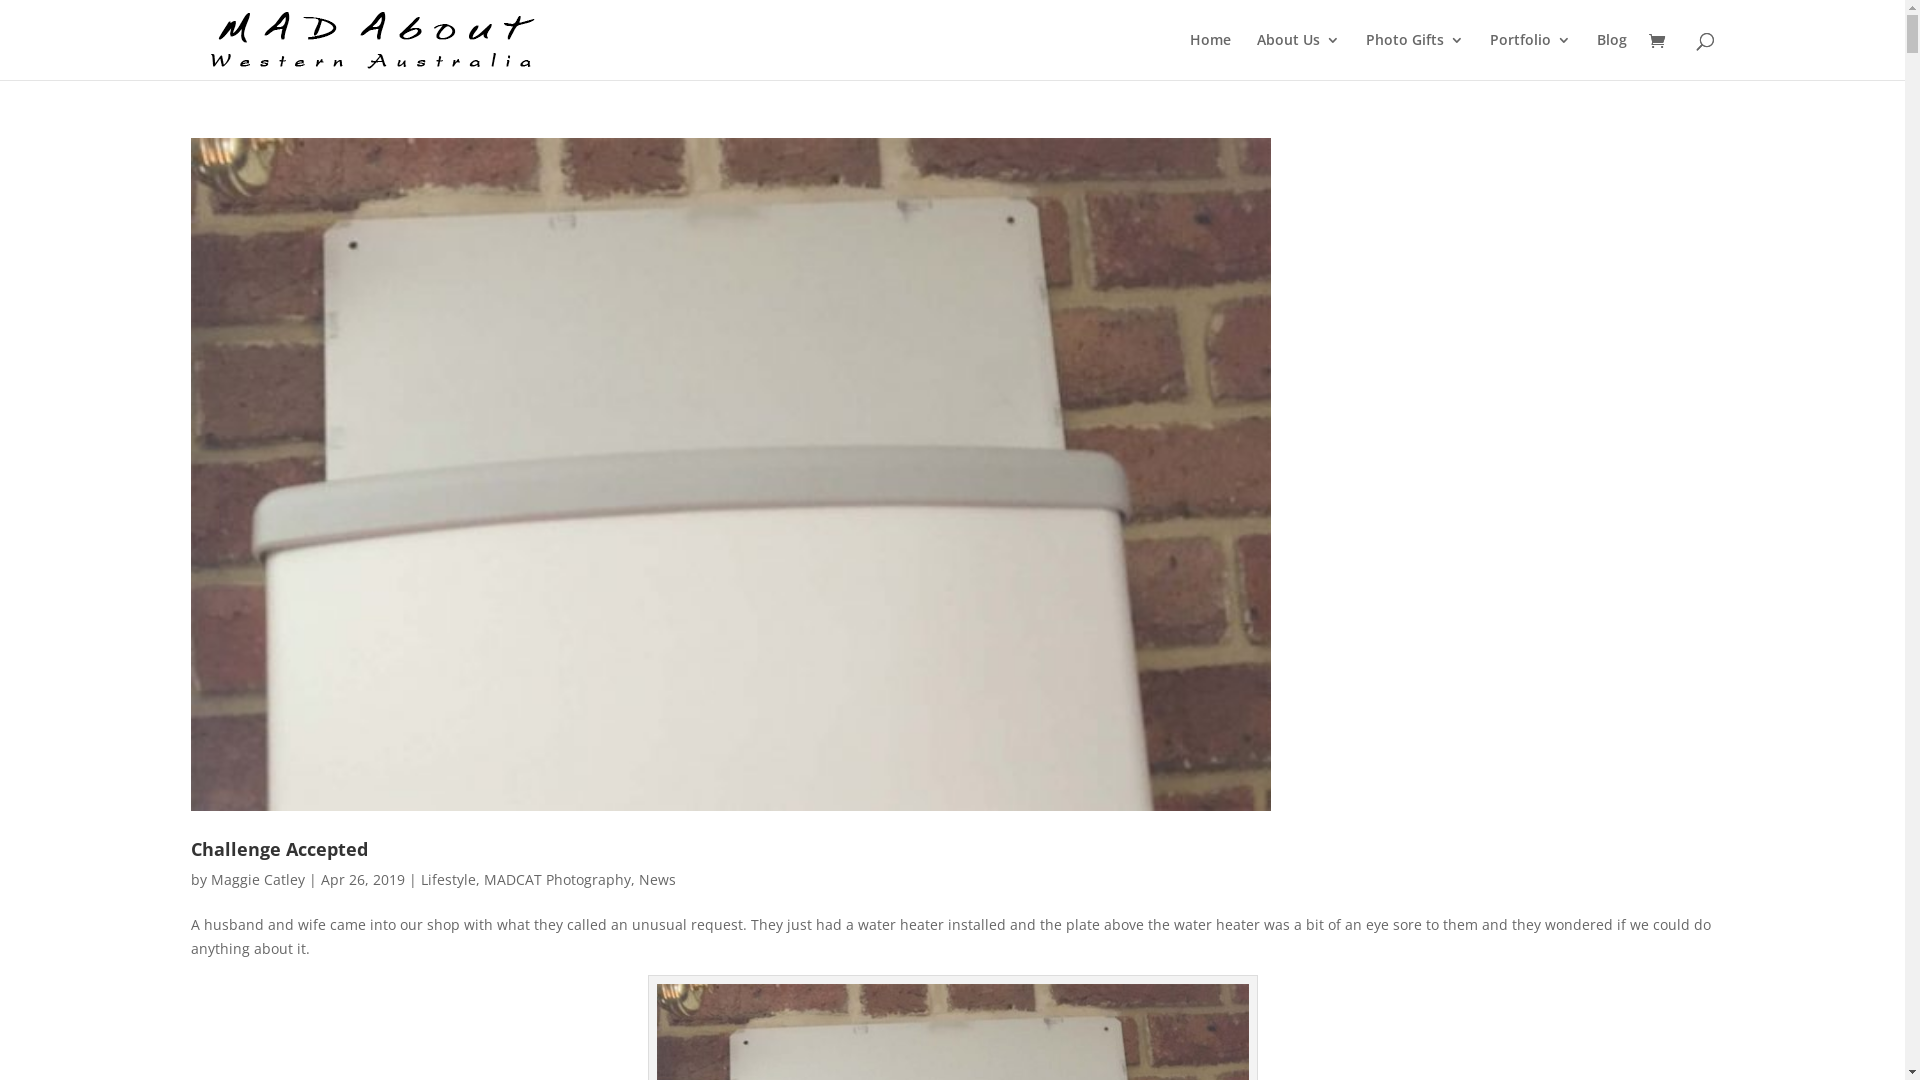 The width and height of the screenshot is (1920, 1080). I want to click on 'Photo Gifts', so click(1365, 55).